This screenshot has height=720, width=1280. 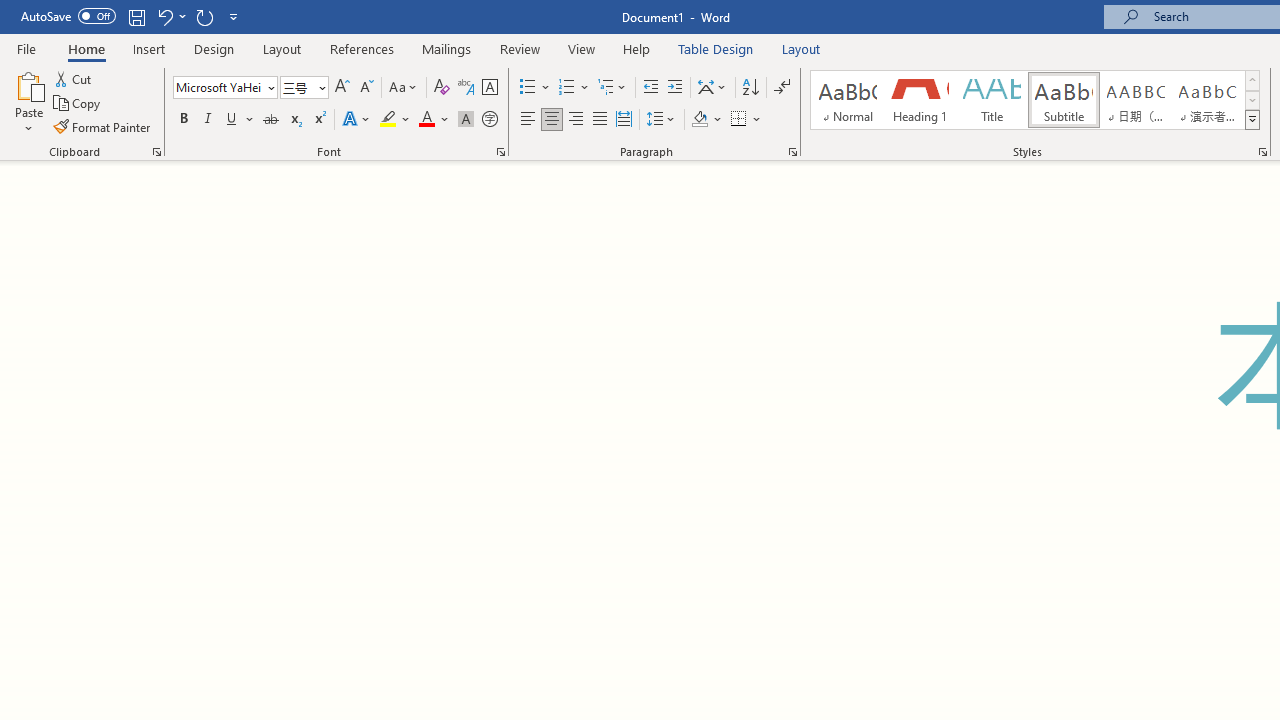 What do you see at coordinates (464, 86) in the screenshot?
I see `'Phonetic Guide...'` at bounding box center [464, 86].